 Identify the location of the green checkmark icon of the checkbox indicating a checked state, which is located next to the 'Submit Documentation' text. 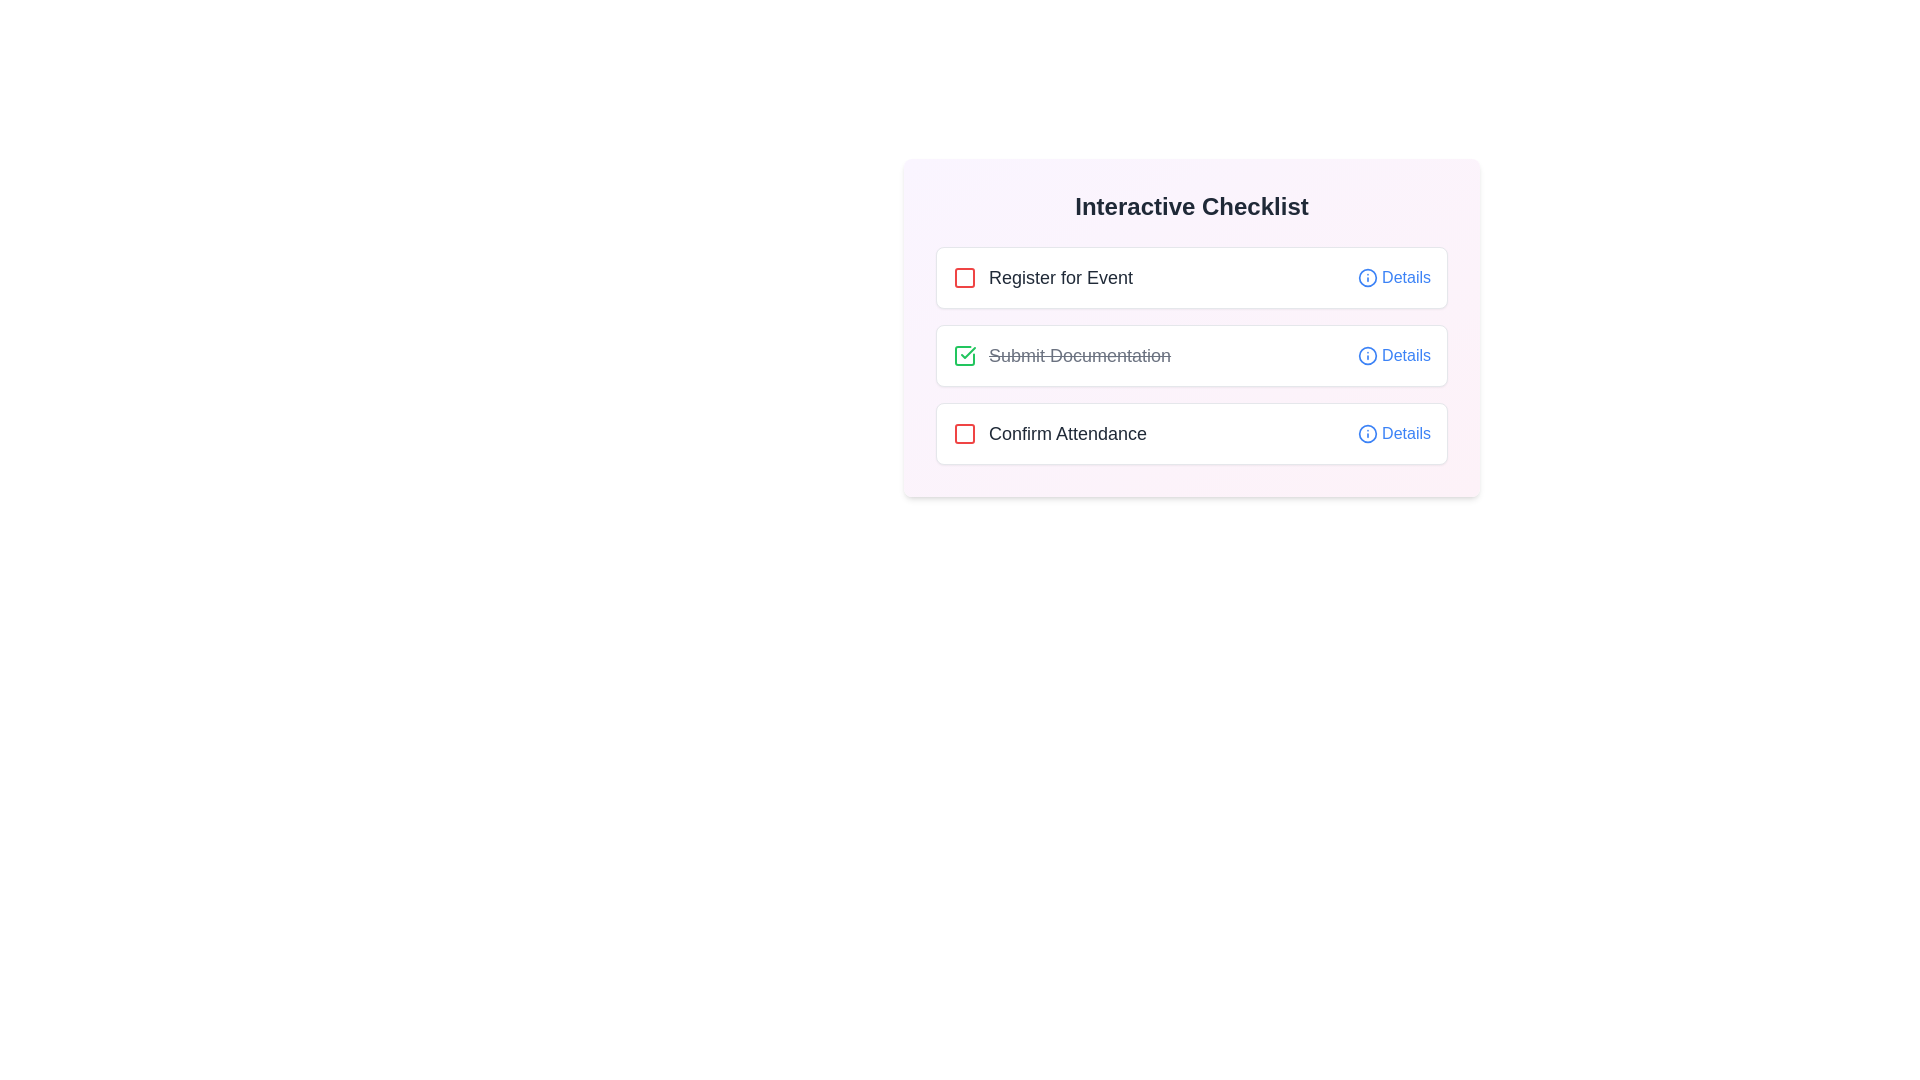
(964, 354).